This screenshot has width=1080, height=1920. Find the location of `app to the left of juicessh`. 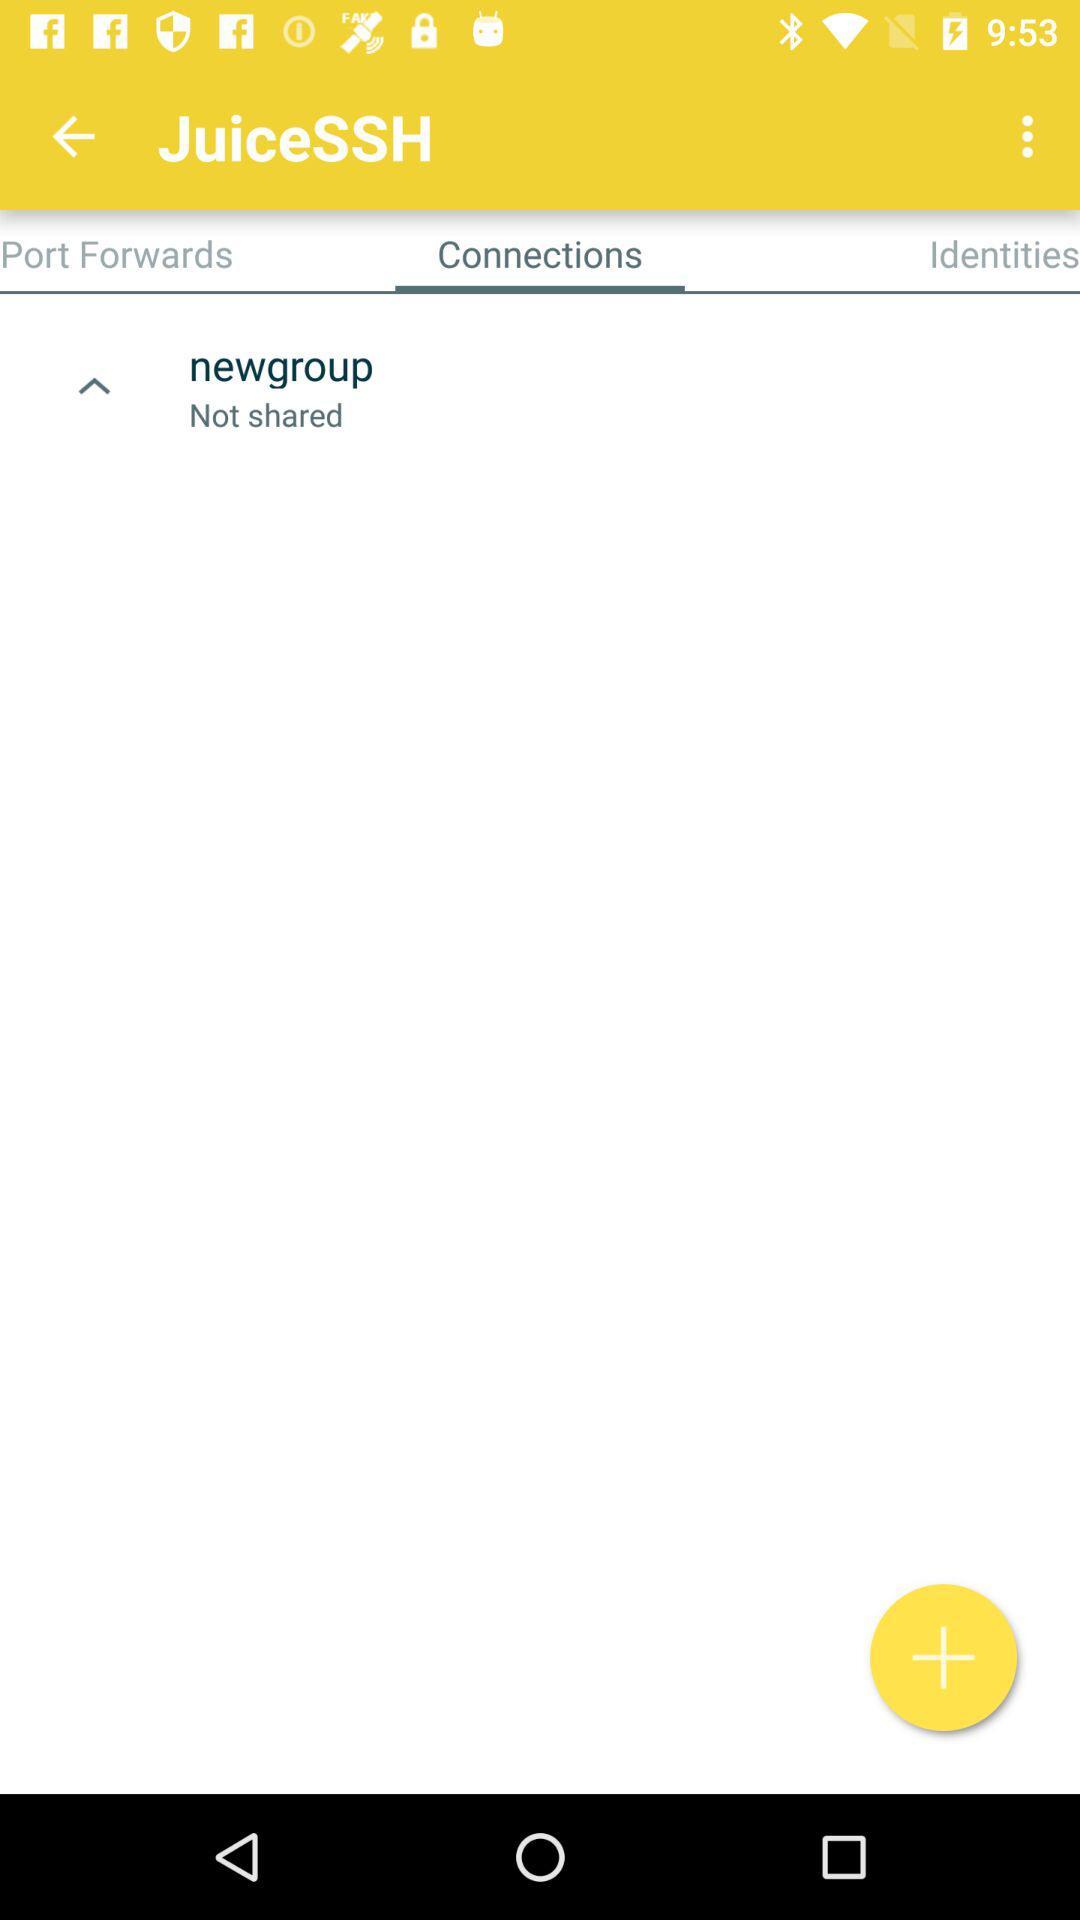

app to the left of juicessh is located at coordinates (72, 135).